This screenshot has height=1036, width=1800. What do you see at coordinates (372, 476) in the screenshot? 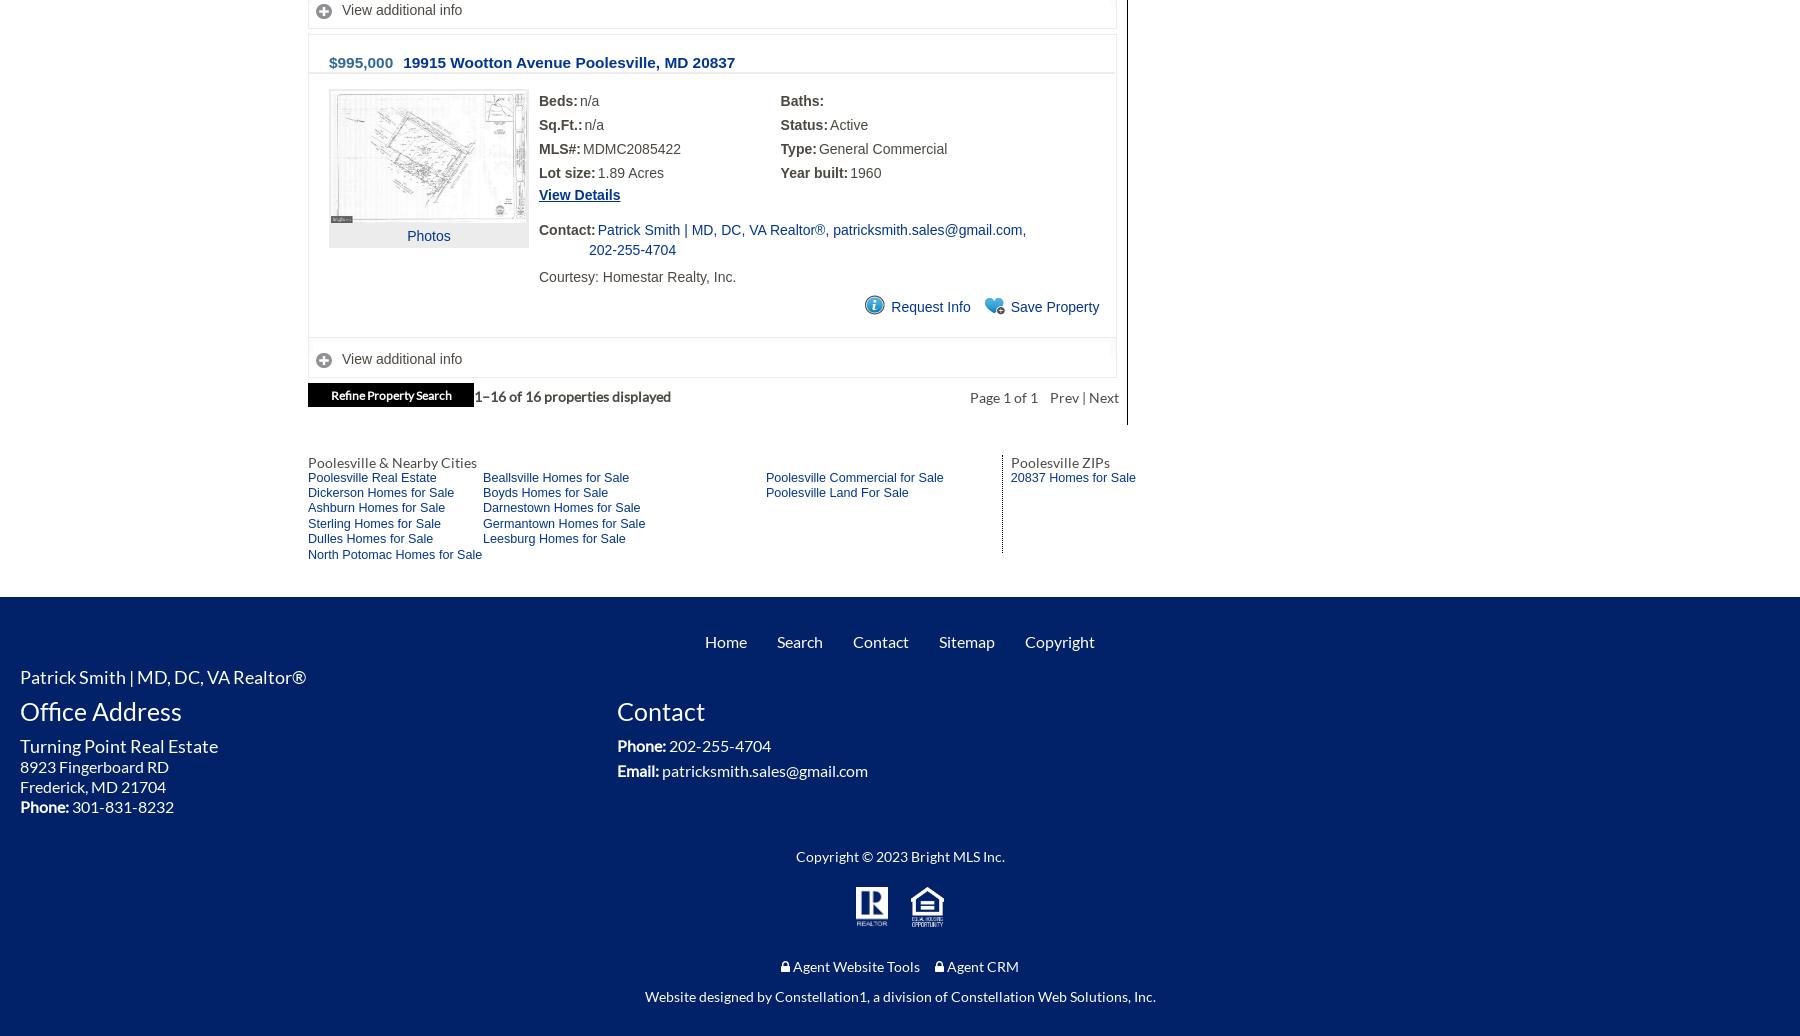
I see `'Poolesville Real Estate'` at bounding box center [372, 476].